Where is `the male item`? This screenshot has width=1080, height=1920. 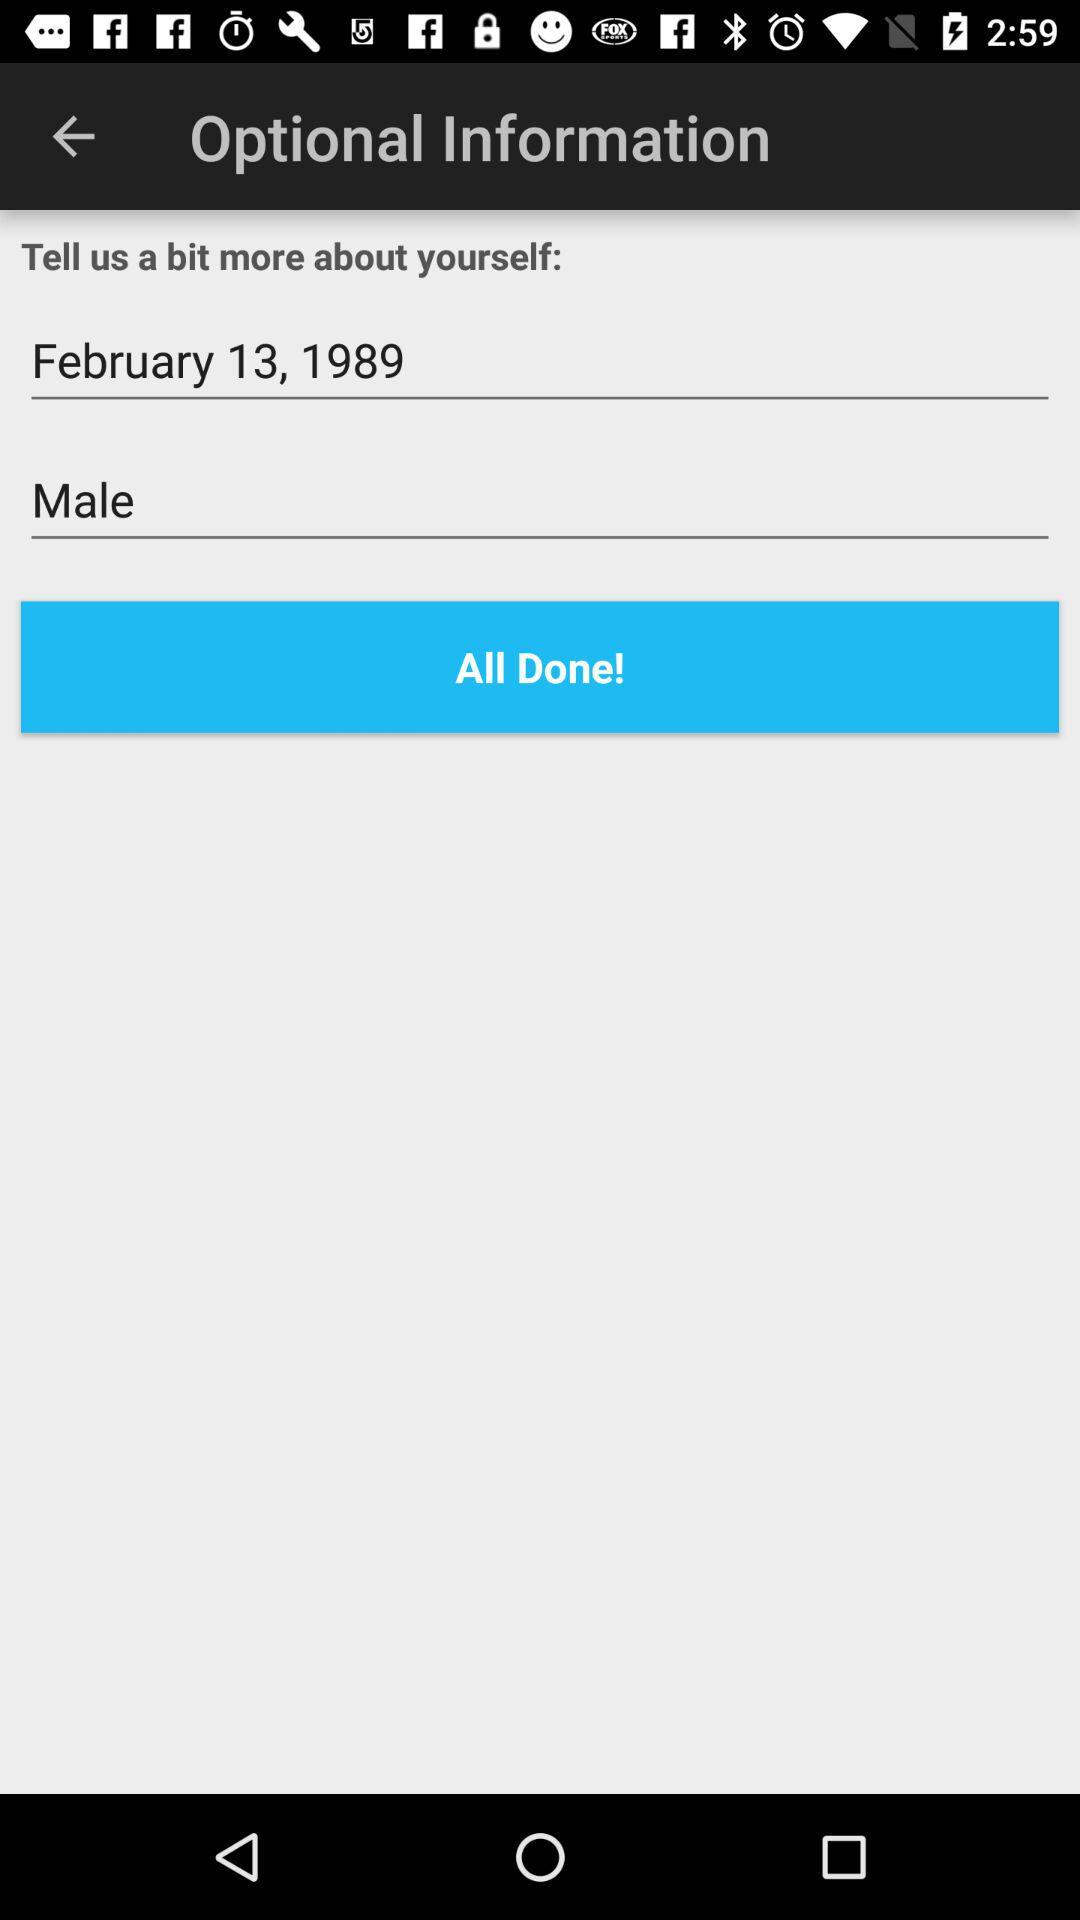
the male item is located at coordinates (540, 500).